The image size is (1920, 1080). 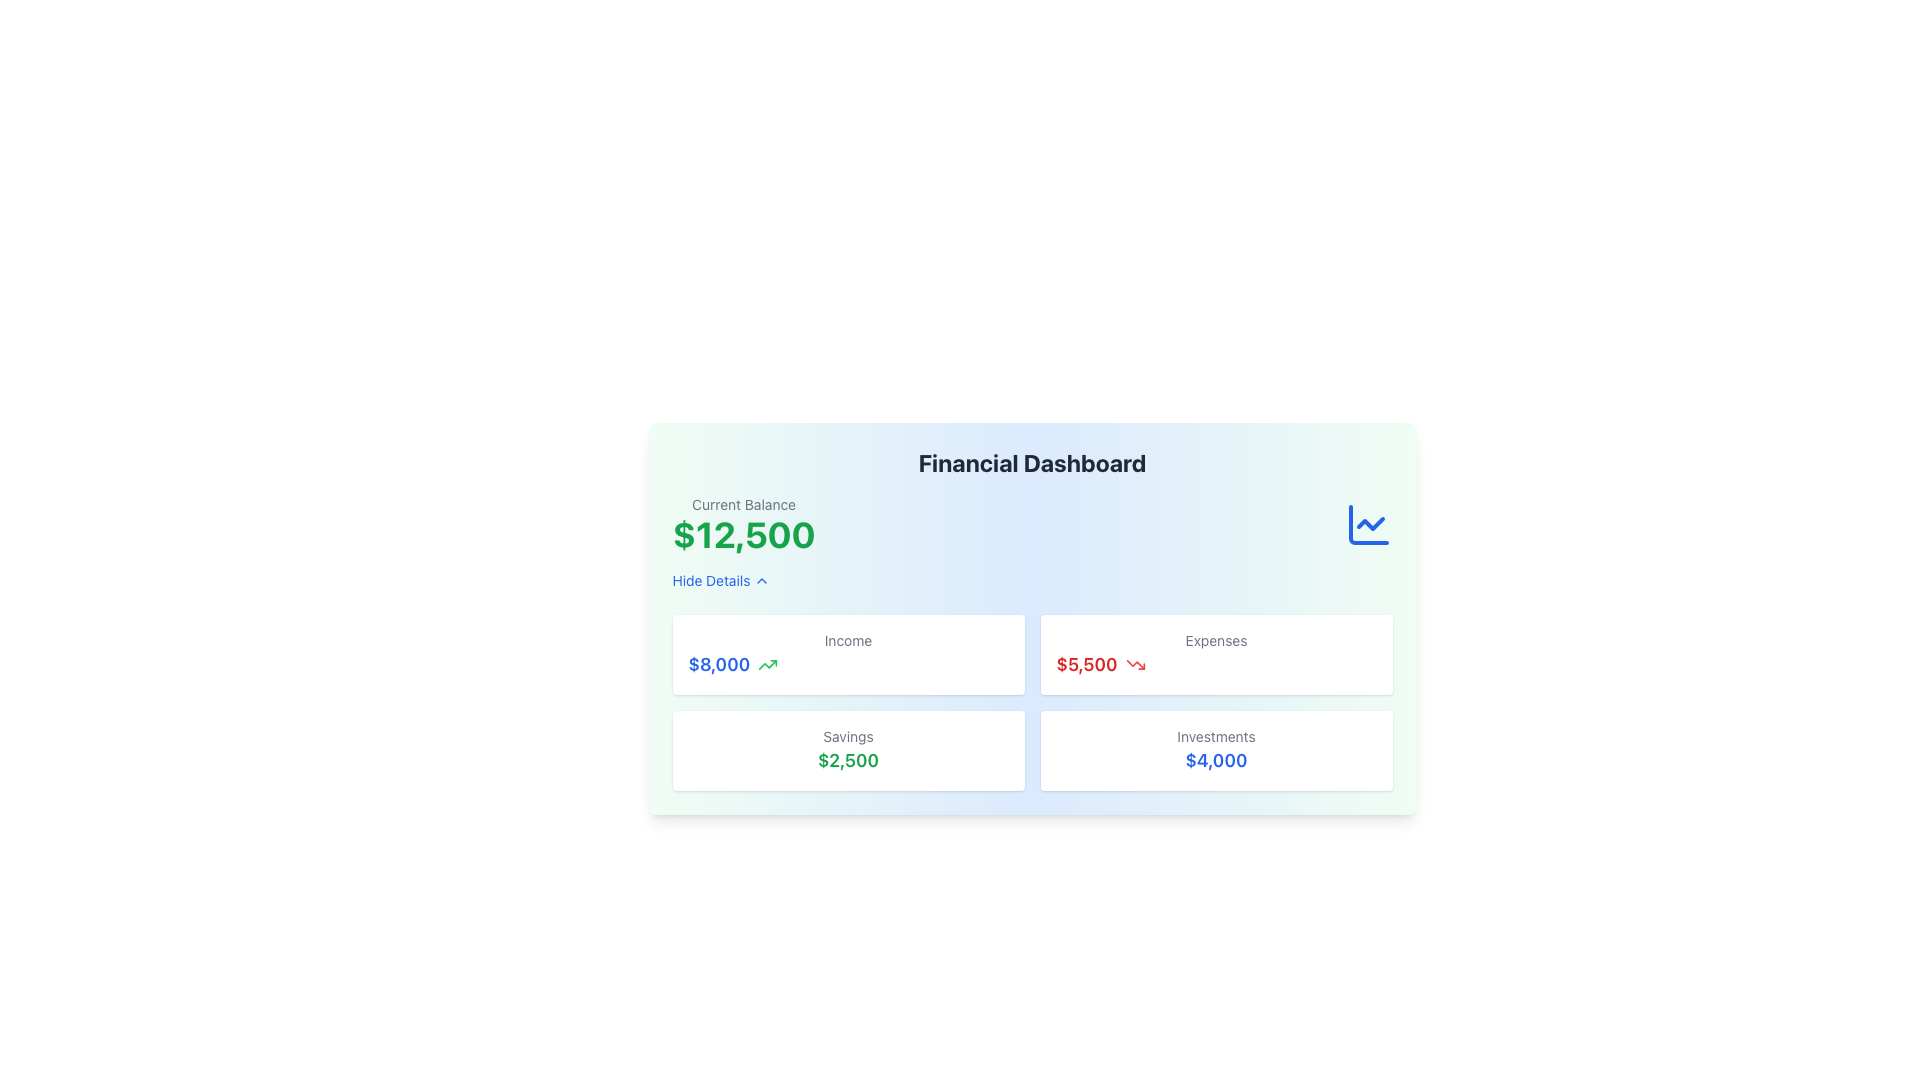 I want to click on the green upward-trending arrow icon located directly to the right of the '$8,000' text labeled as 'Income' on the dashboard, so click(x=767, y=664).